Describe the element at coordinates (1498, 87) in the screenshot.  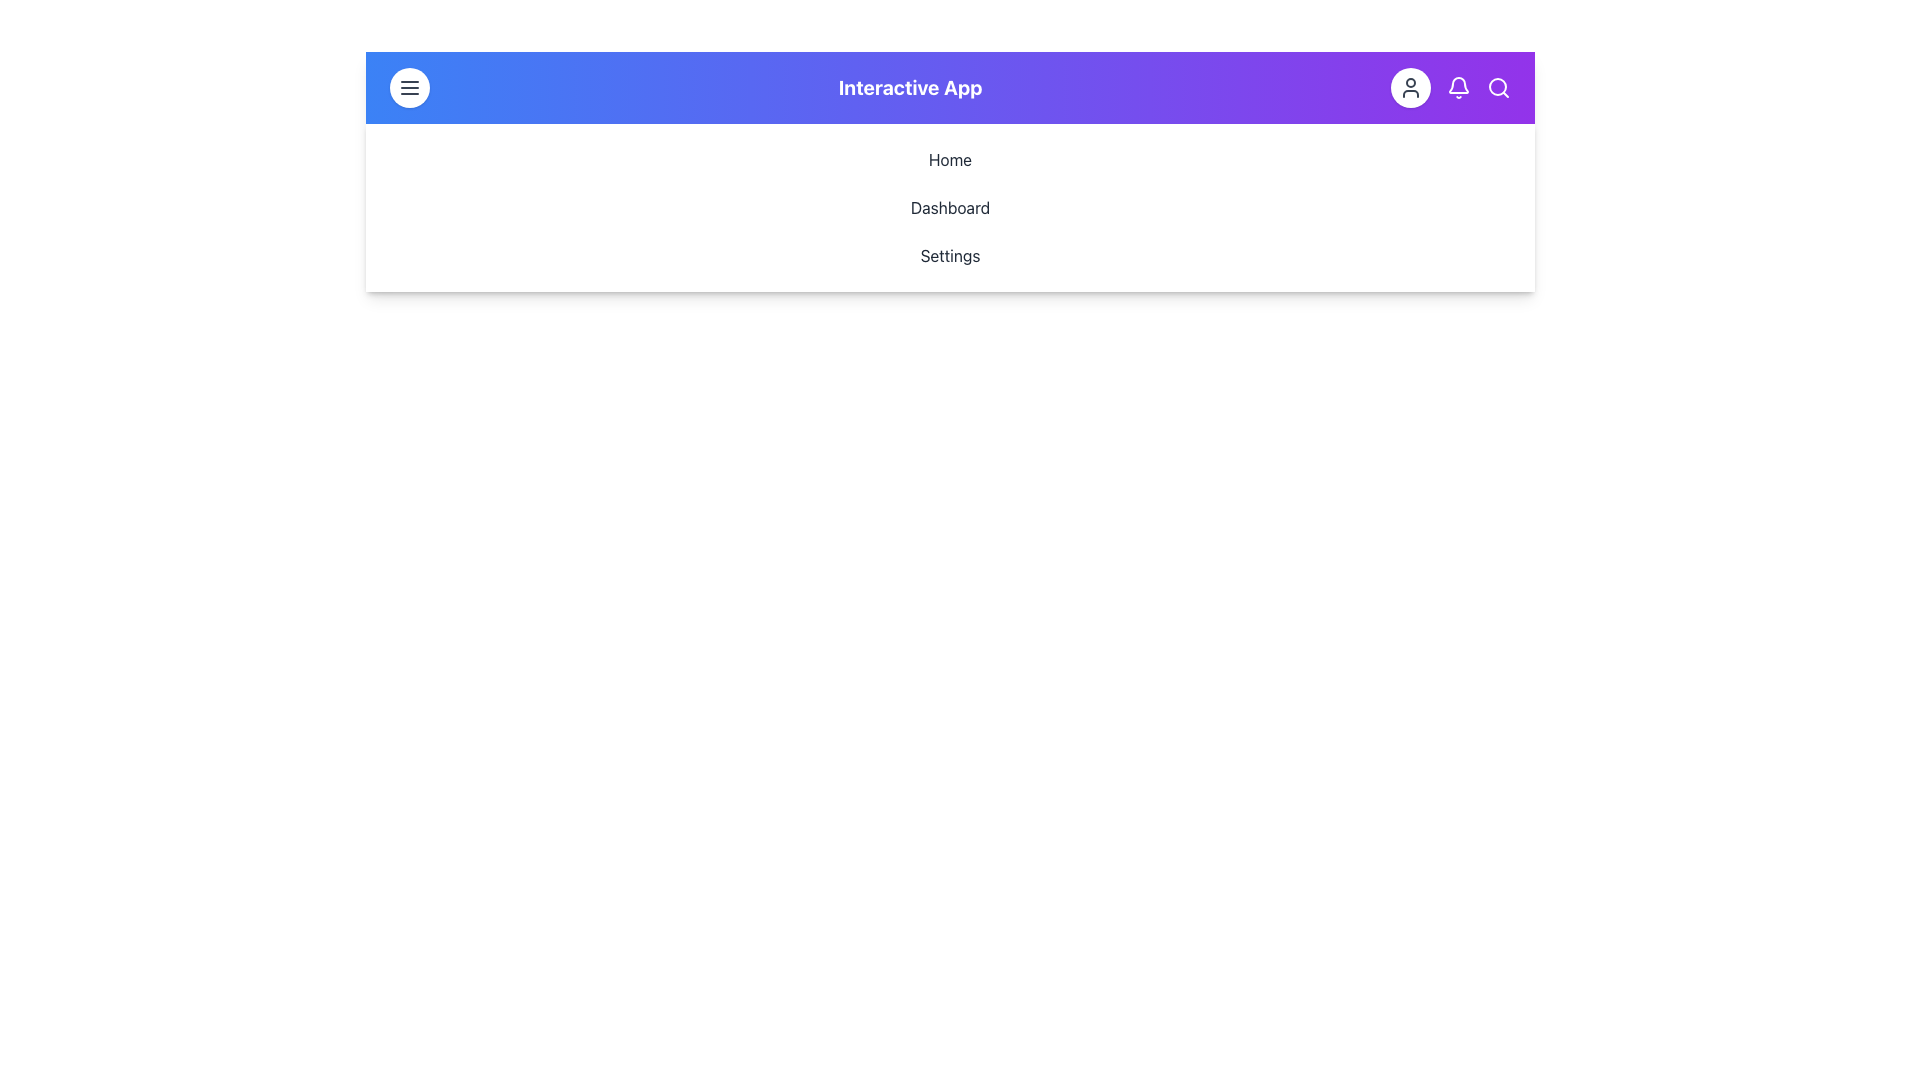
I see `the magnifying glass icon located on the far right of the navigation bar to initiate a search` at that location.